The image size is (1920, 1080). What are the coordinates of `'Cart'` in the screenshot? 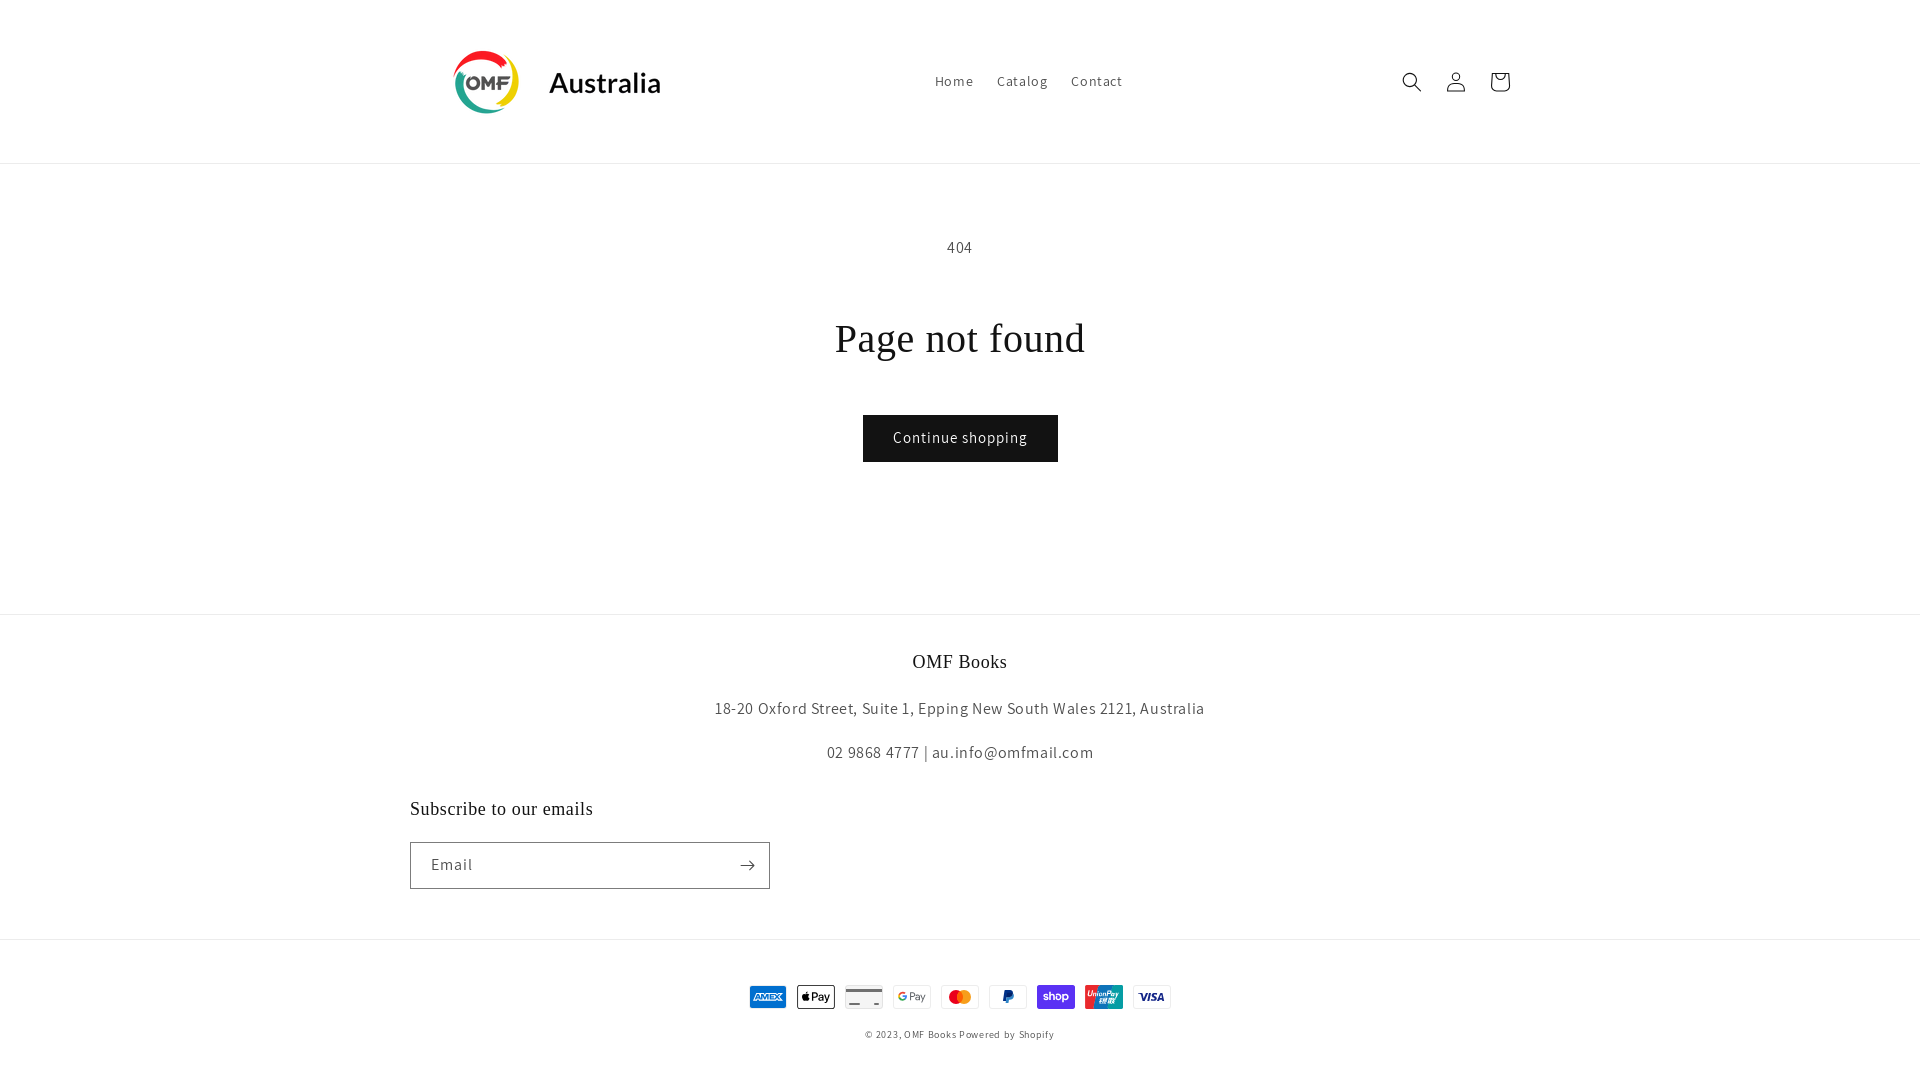 It's located at (1499, 80).